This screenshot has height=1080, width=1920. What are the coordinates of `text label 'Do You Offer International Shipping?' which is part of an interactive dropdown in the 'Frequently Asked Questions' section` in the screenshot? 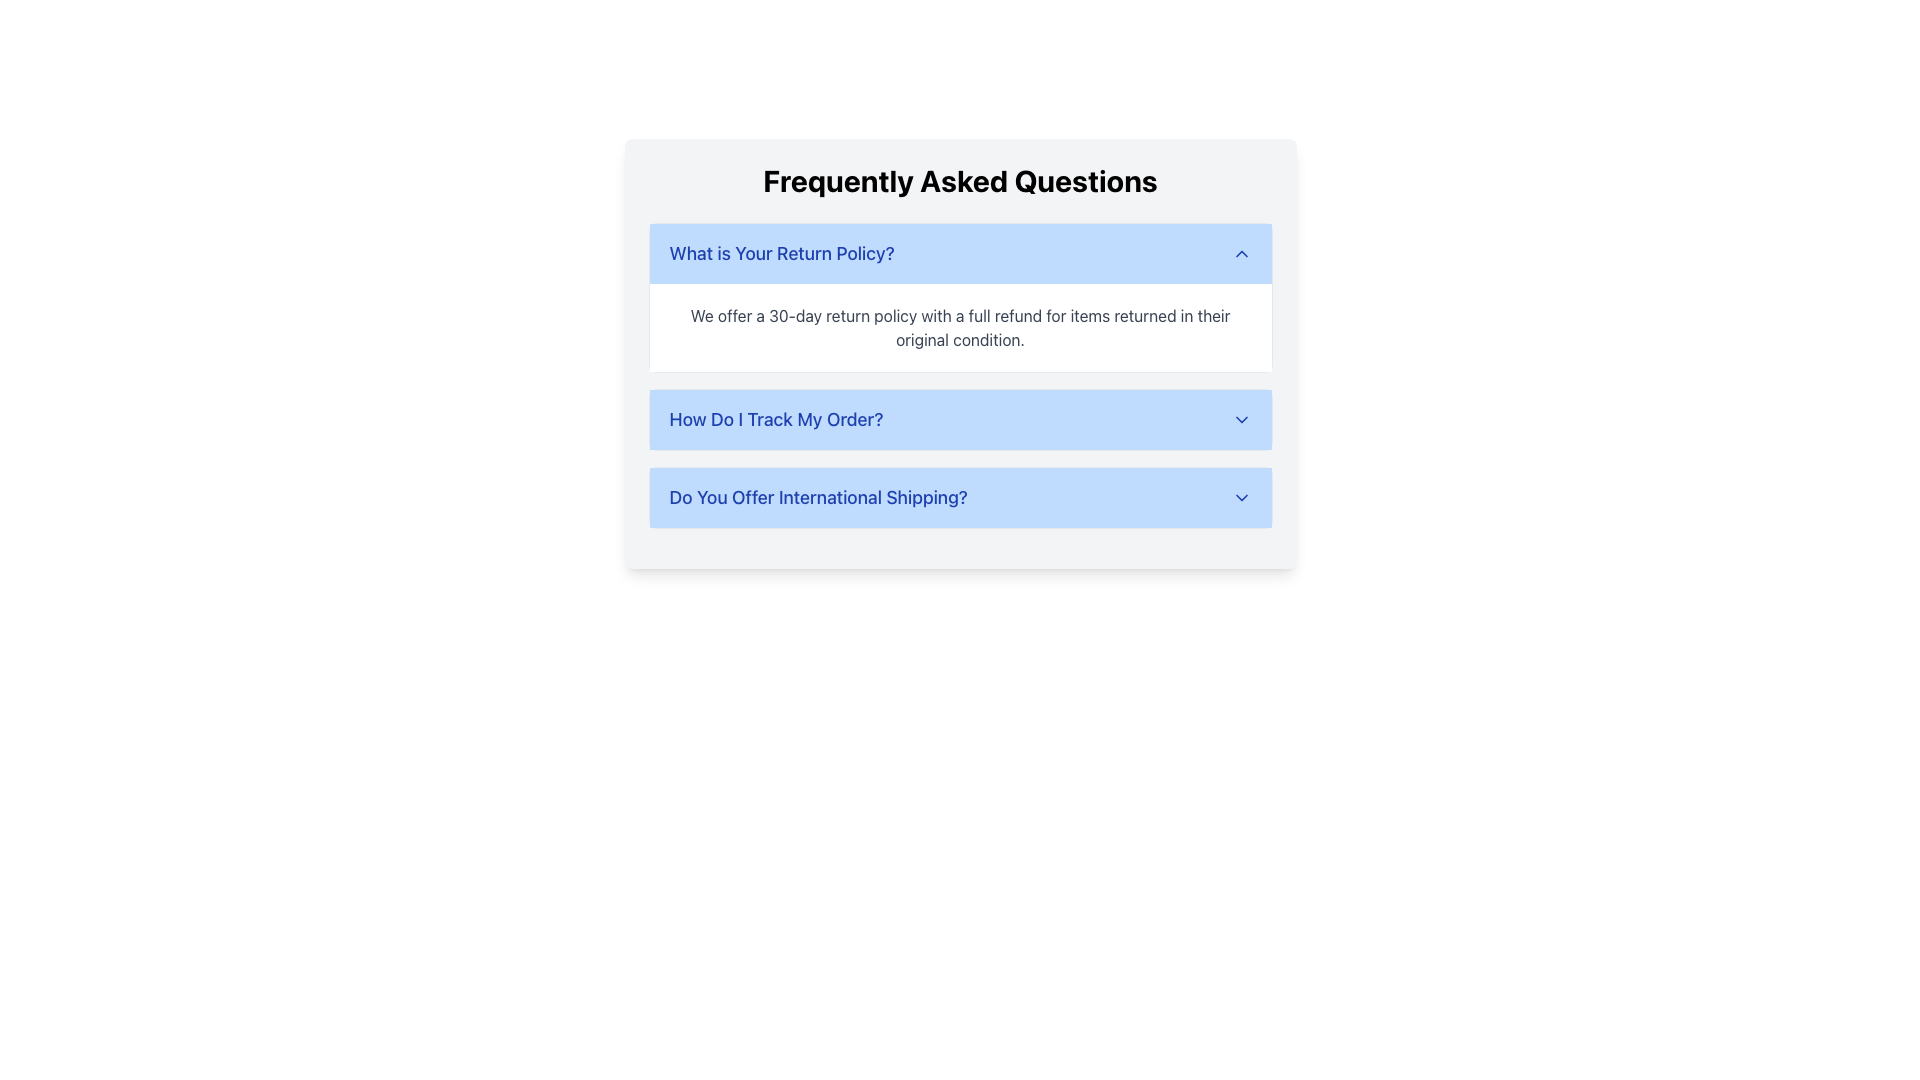 It's located at (818, 496).